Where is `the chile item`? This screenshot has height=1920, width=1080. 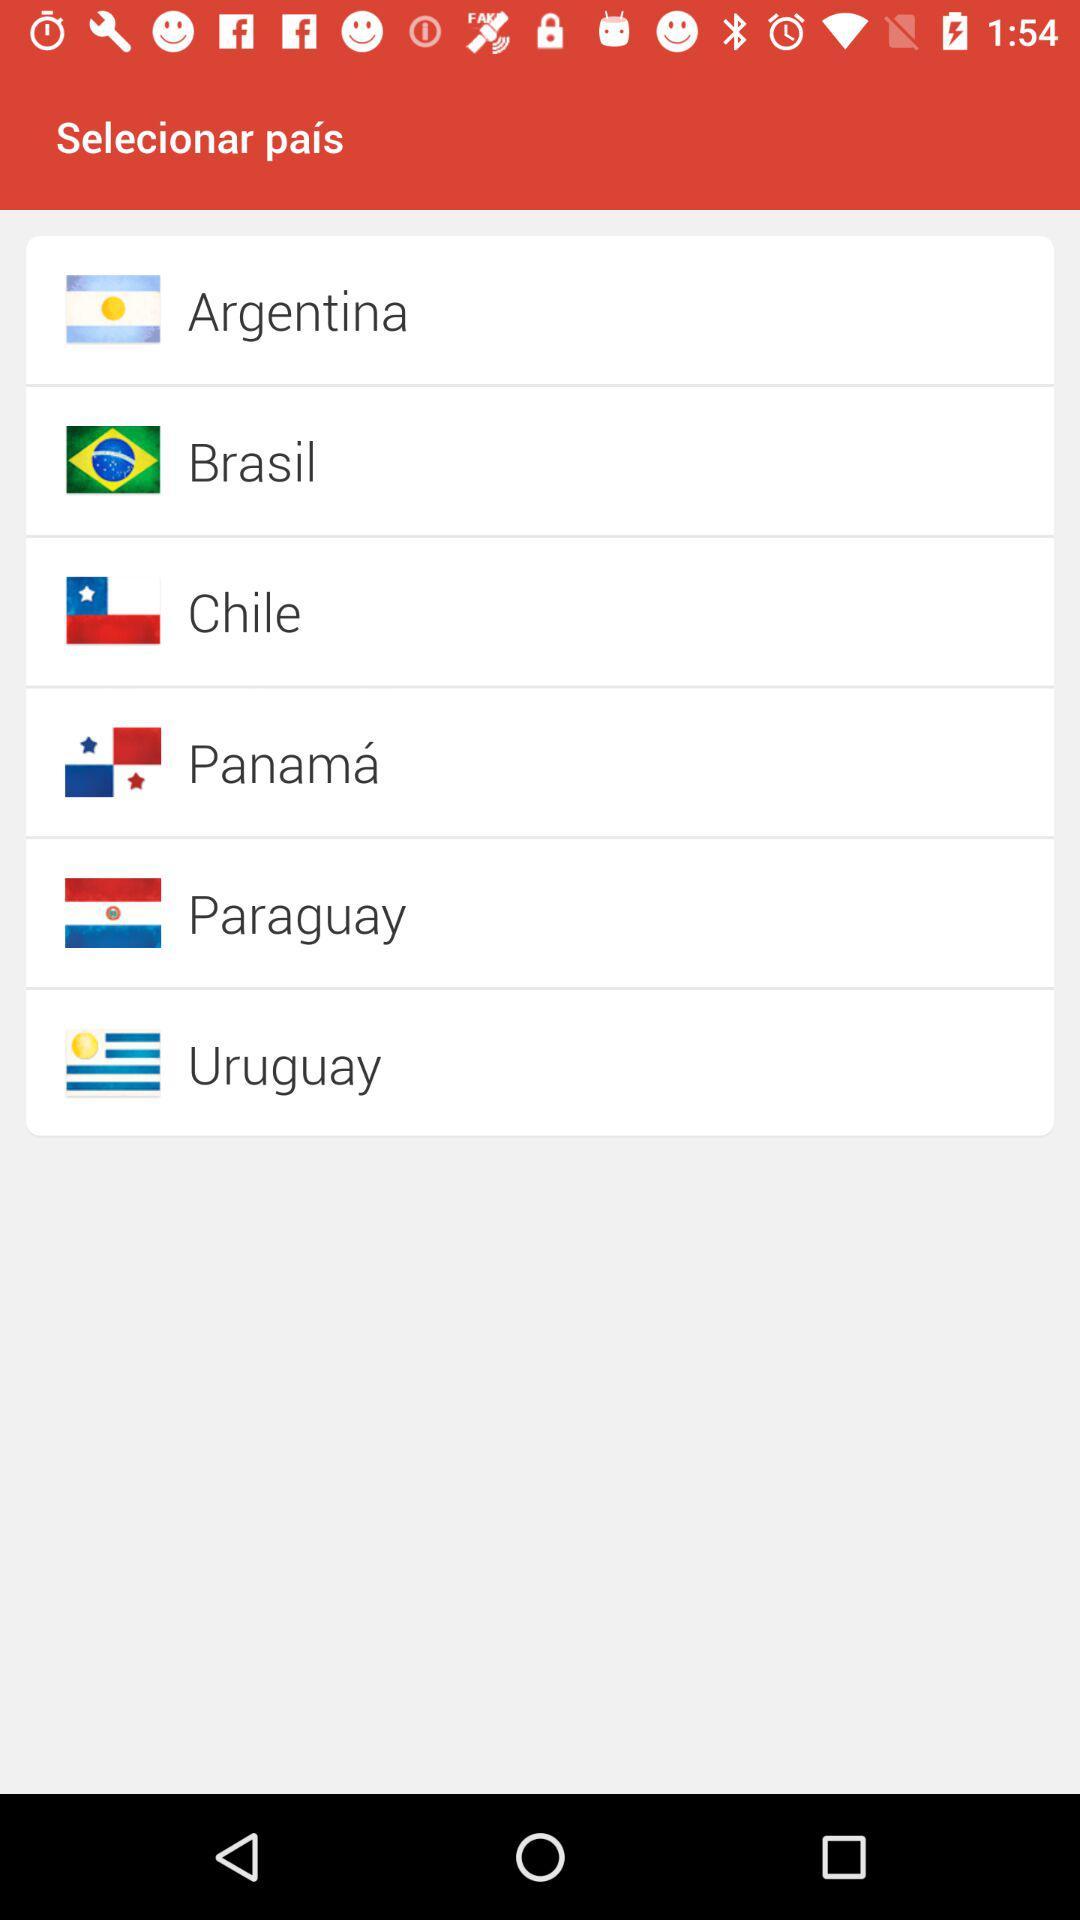
the chile item is located at coordinates (469, 610).